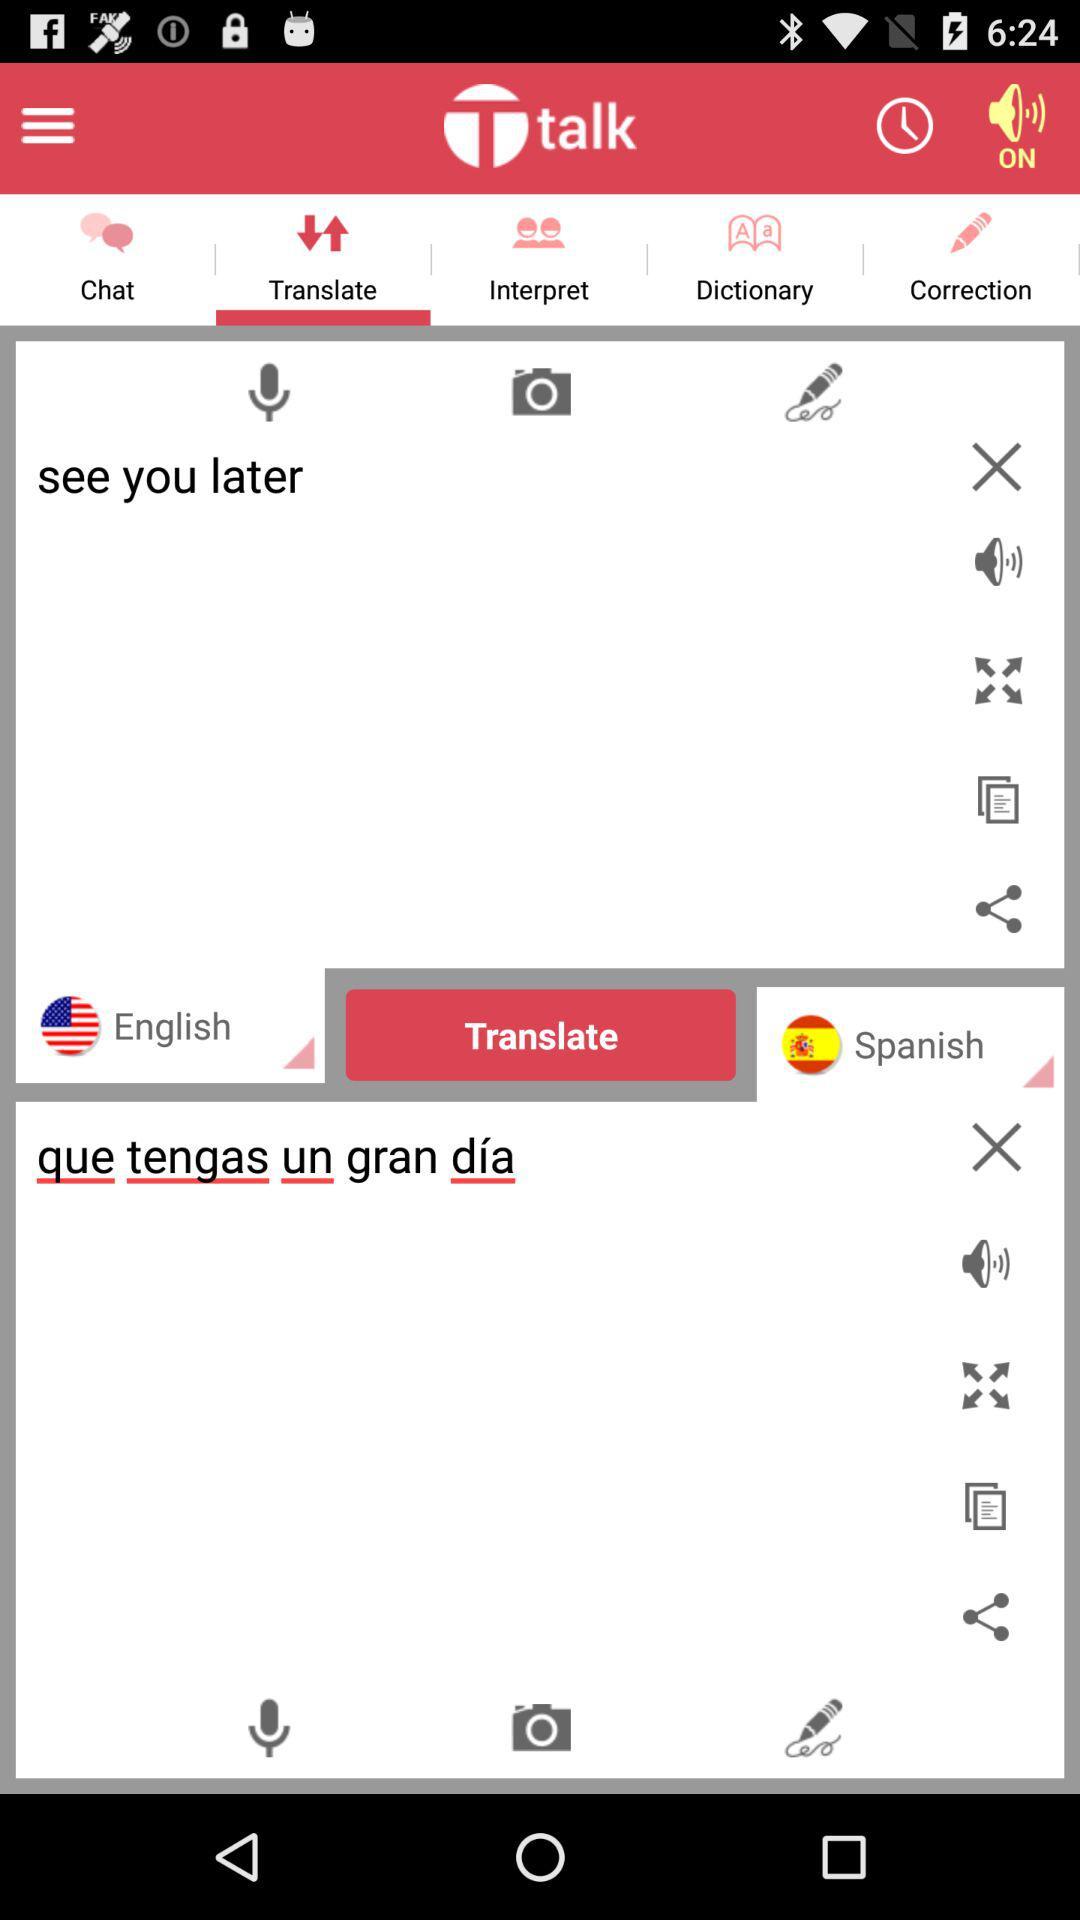  Describe the element at coordinates (996, 1226) in the screenshot. I see `the close icon` at that location.